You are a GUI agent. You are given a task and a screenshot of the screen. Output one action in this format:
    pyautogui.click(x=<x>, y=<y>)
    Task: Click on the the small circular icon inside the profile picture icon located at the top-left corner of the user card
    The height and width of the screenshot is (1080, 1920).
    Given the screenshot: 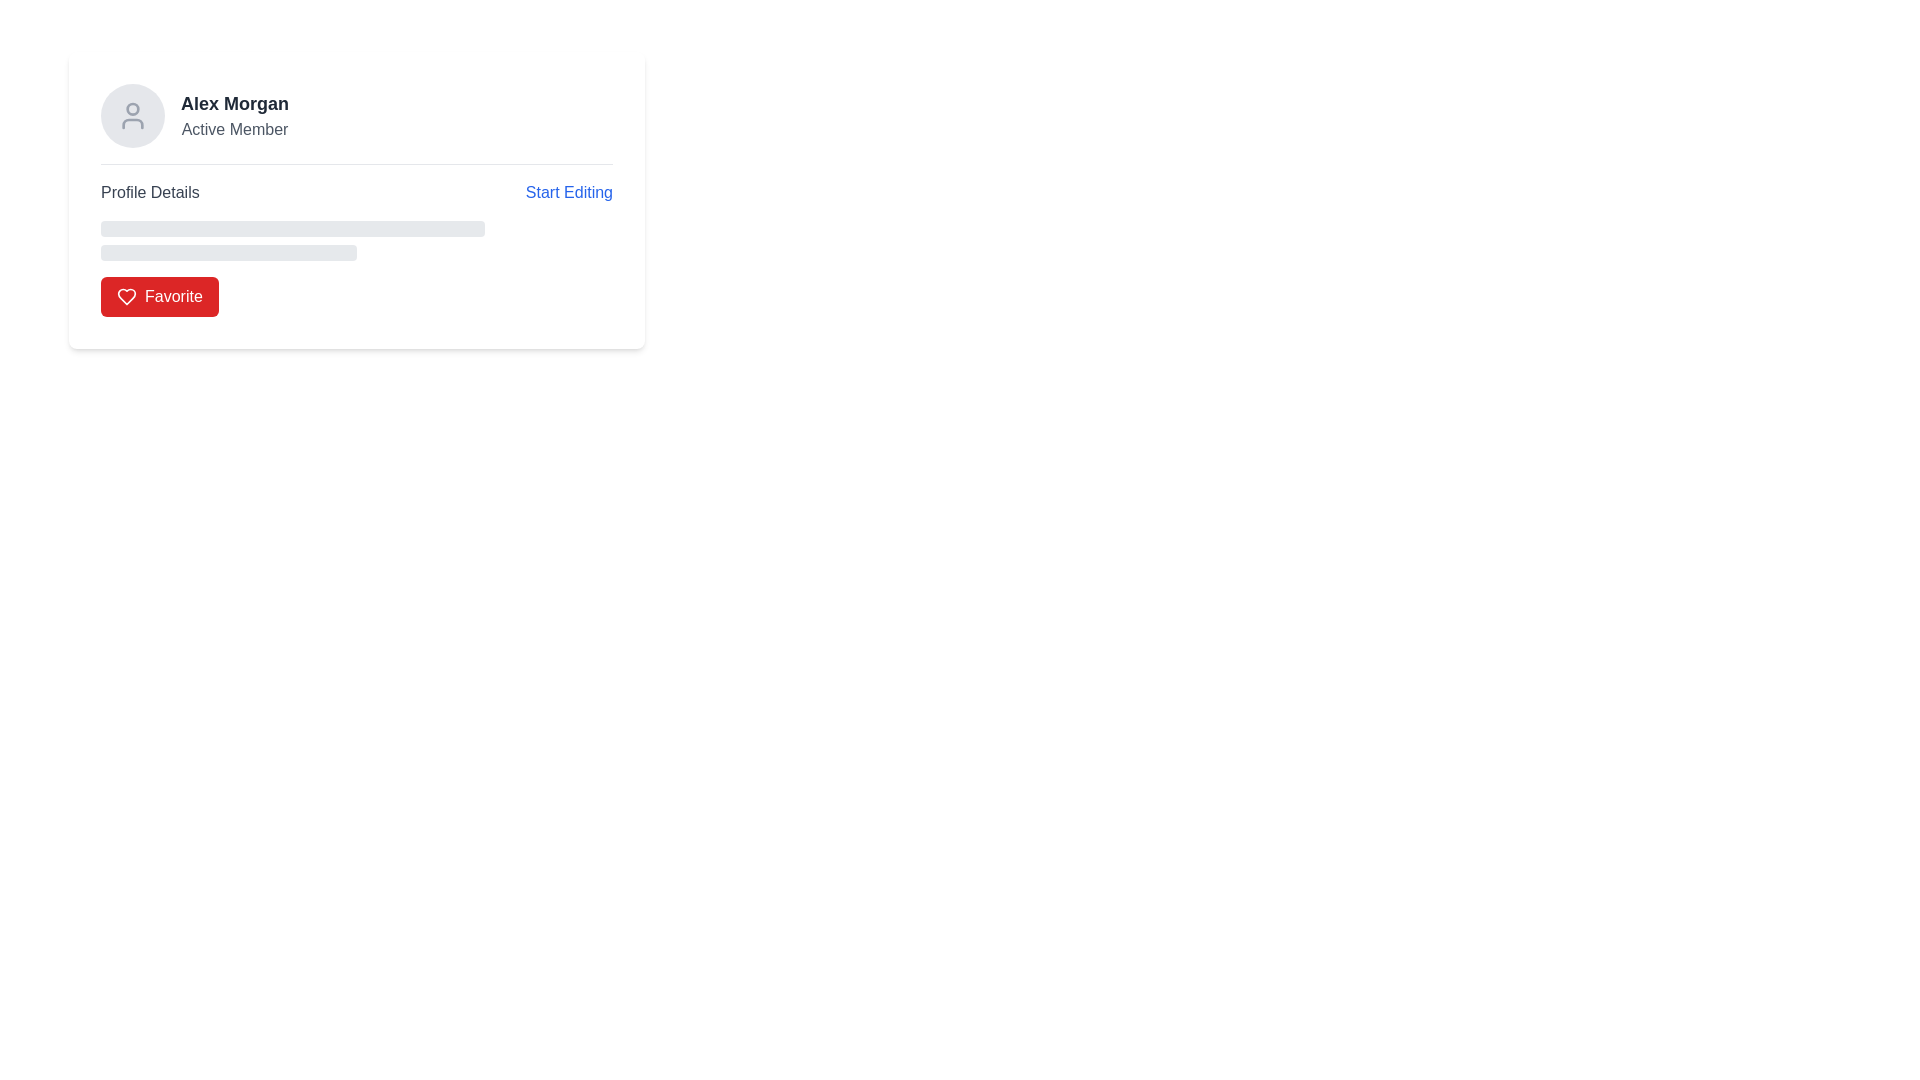 What is the action you would take?
    pyautogui.click(x=132, y=109)
    